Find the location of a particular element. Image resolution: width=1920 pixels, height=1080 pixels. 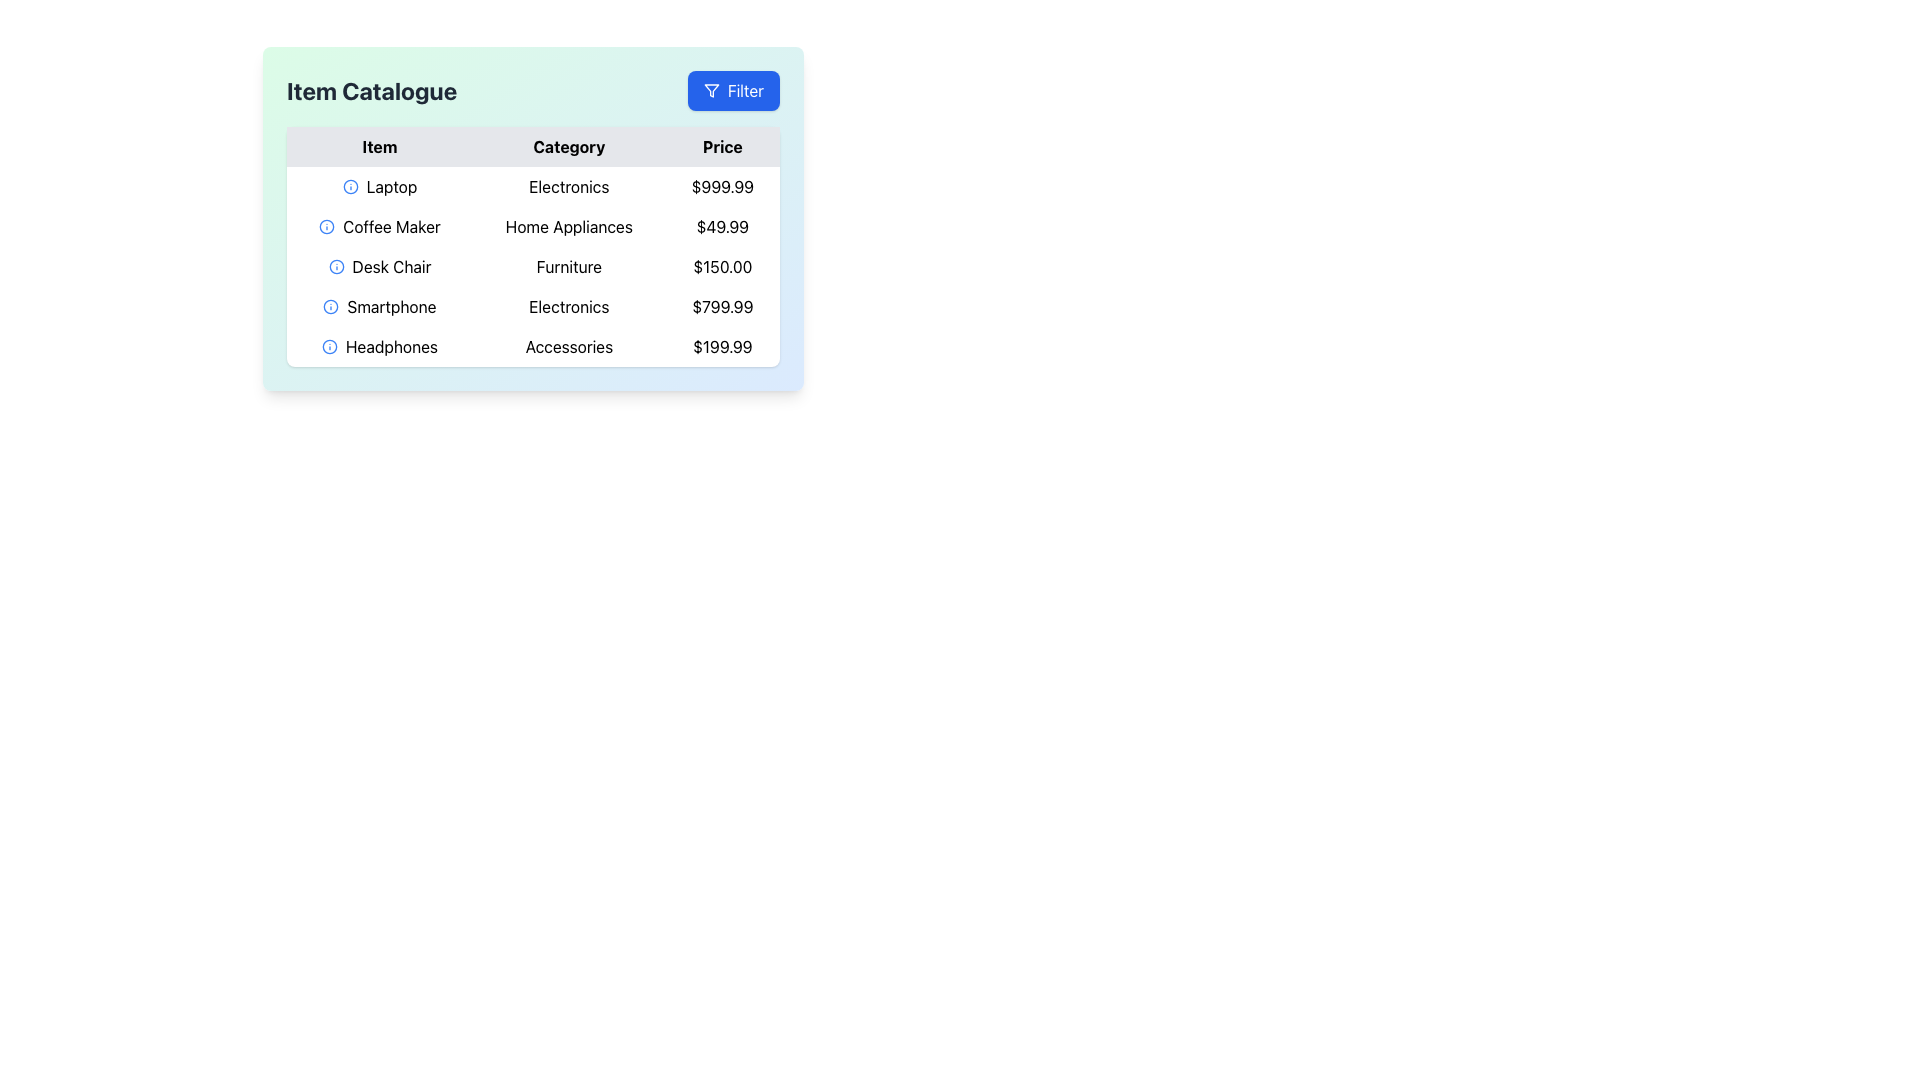

the text label that serves as a title or heading, positioned to the left of the blue-colored 'Filter' button is located at coordinates (372, 91).